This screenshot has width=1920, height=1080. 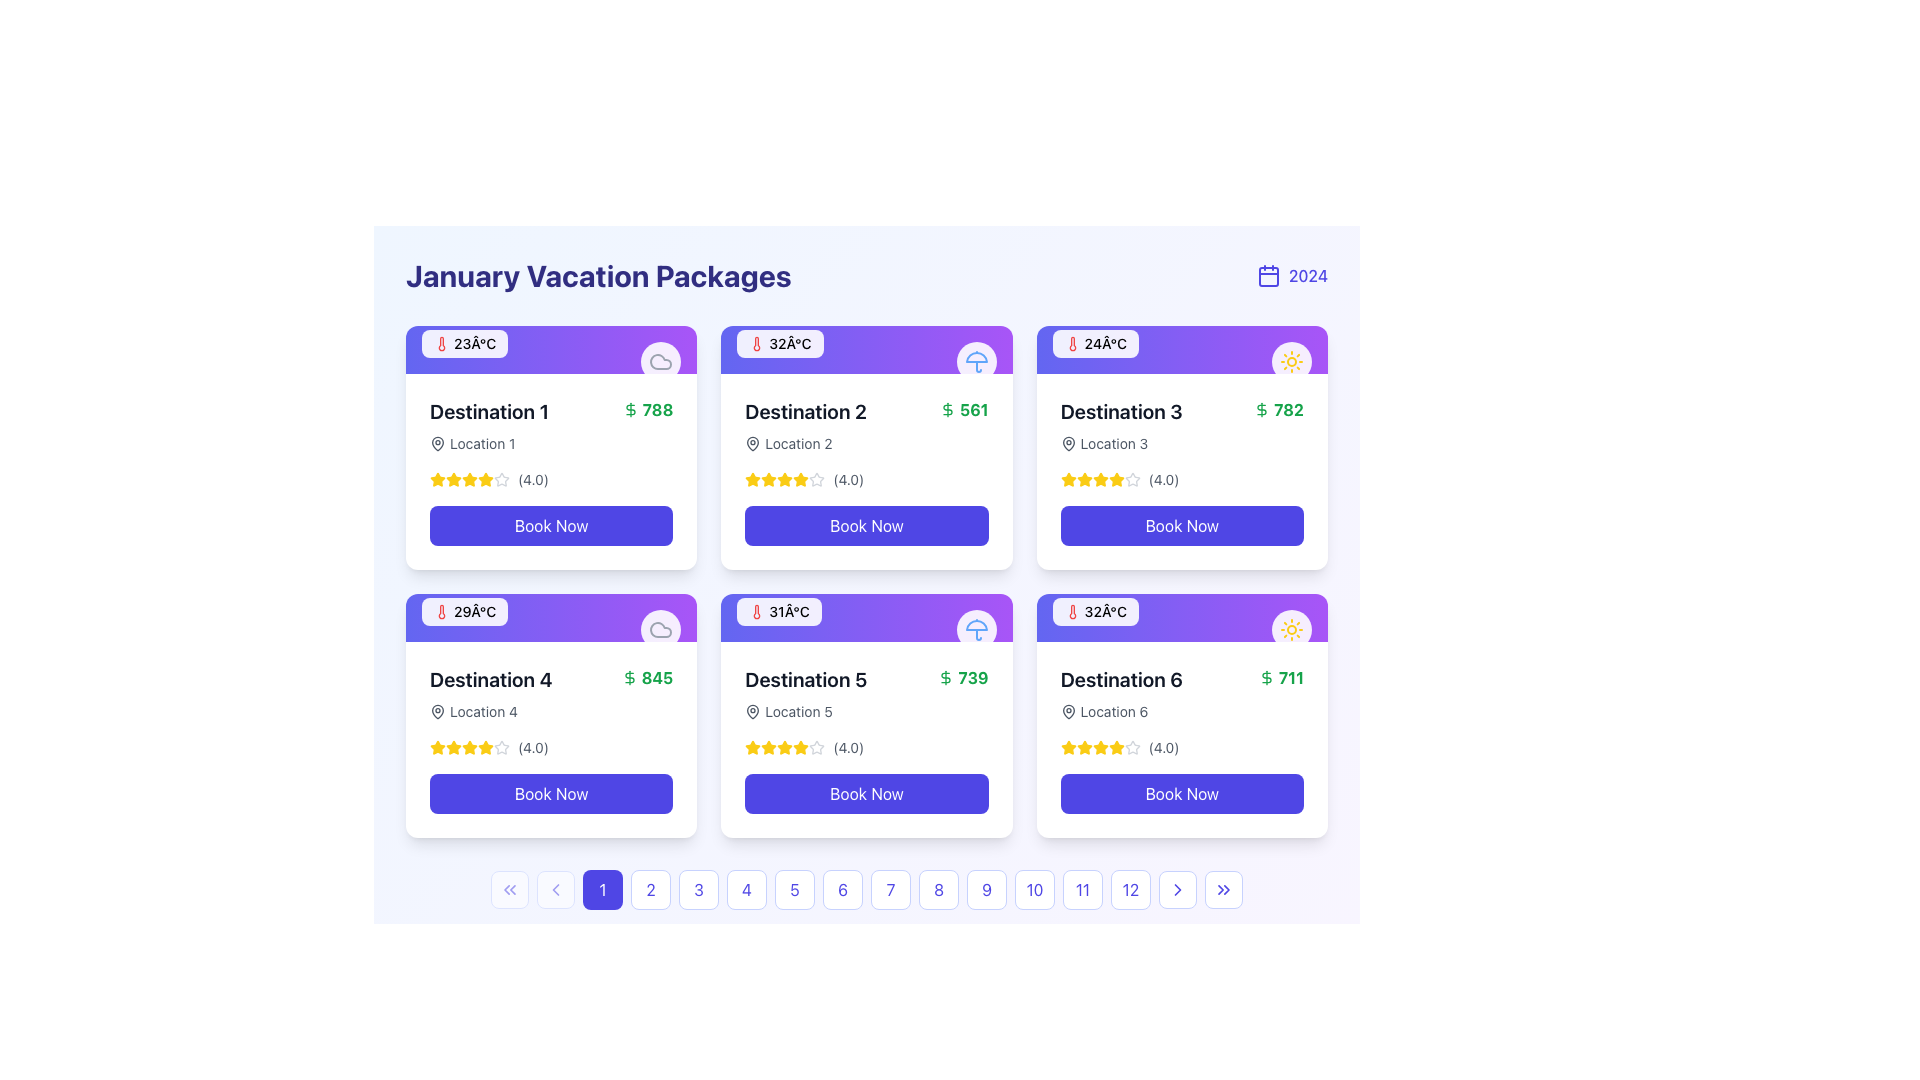 What do you see at coordinates (491, 693) in the screenshot?
I see `the text element displaying 'Destination 4Location 4', which is located in the fourth card of the second row, positioned near the center of the card beneath the temperature and above the star rating and button` at bounding box center [491, 693].